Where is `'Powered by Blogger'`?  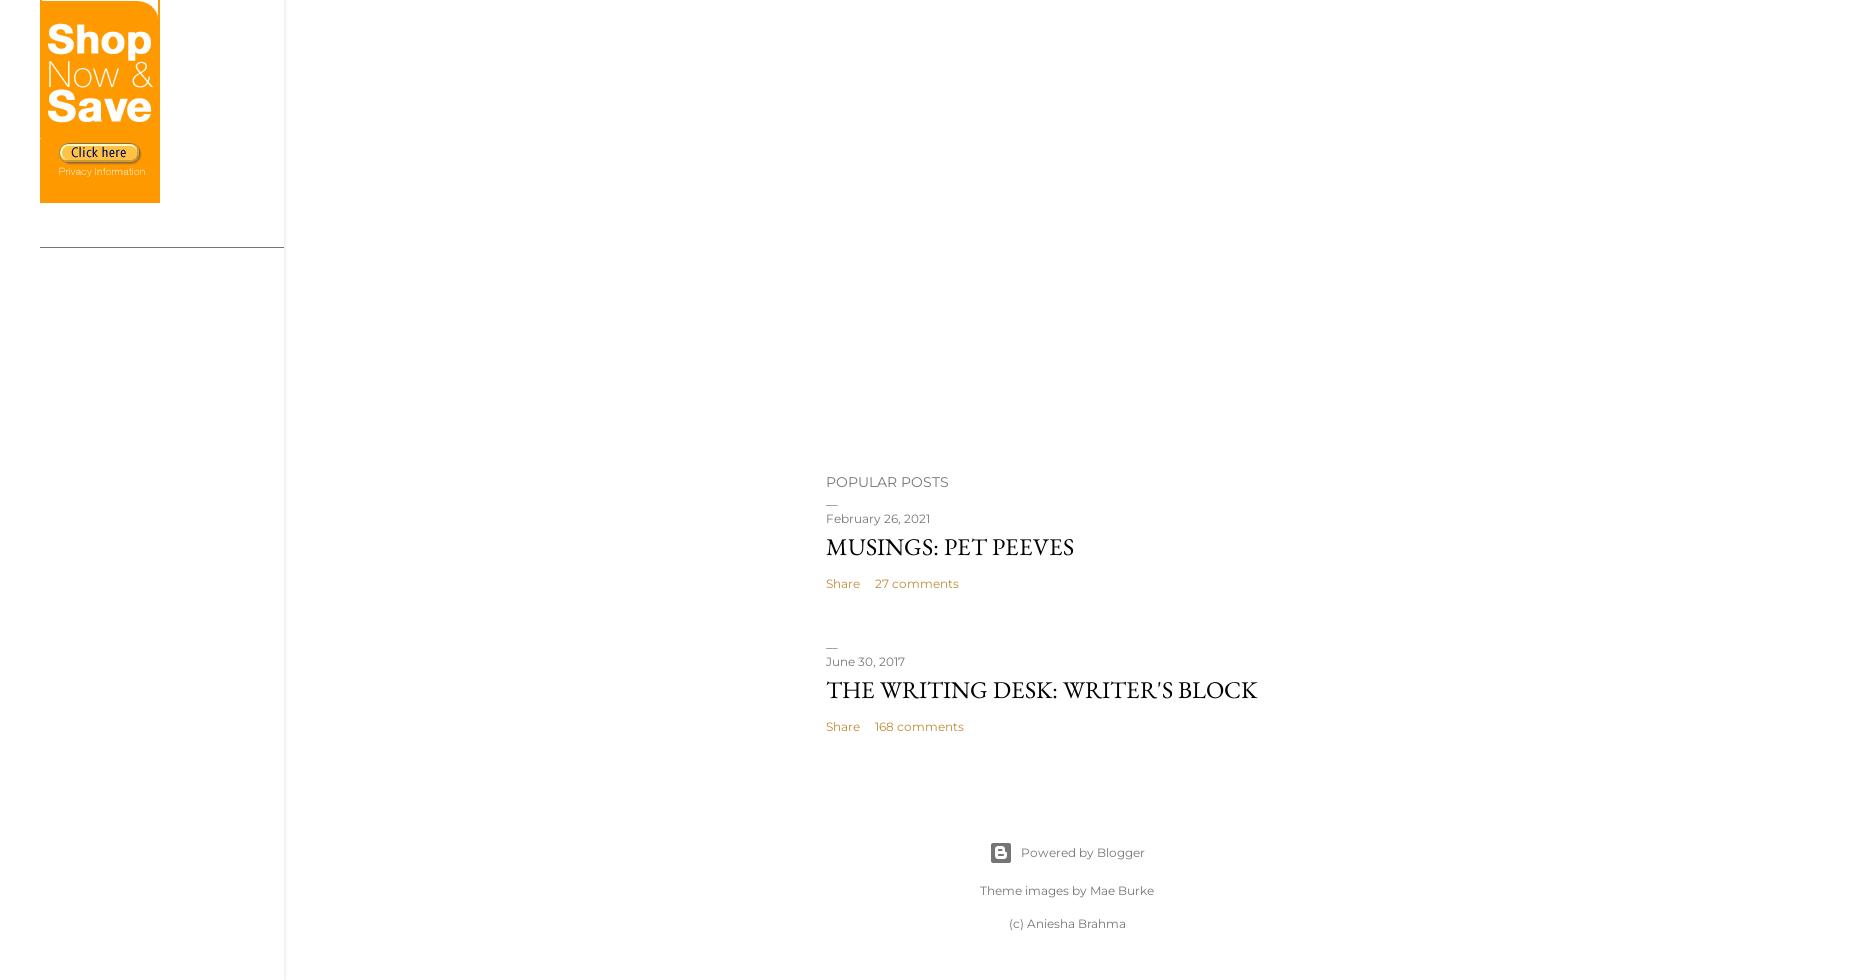 'Powered by Blogger' is located at coordinates (1081, 851).